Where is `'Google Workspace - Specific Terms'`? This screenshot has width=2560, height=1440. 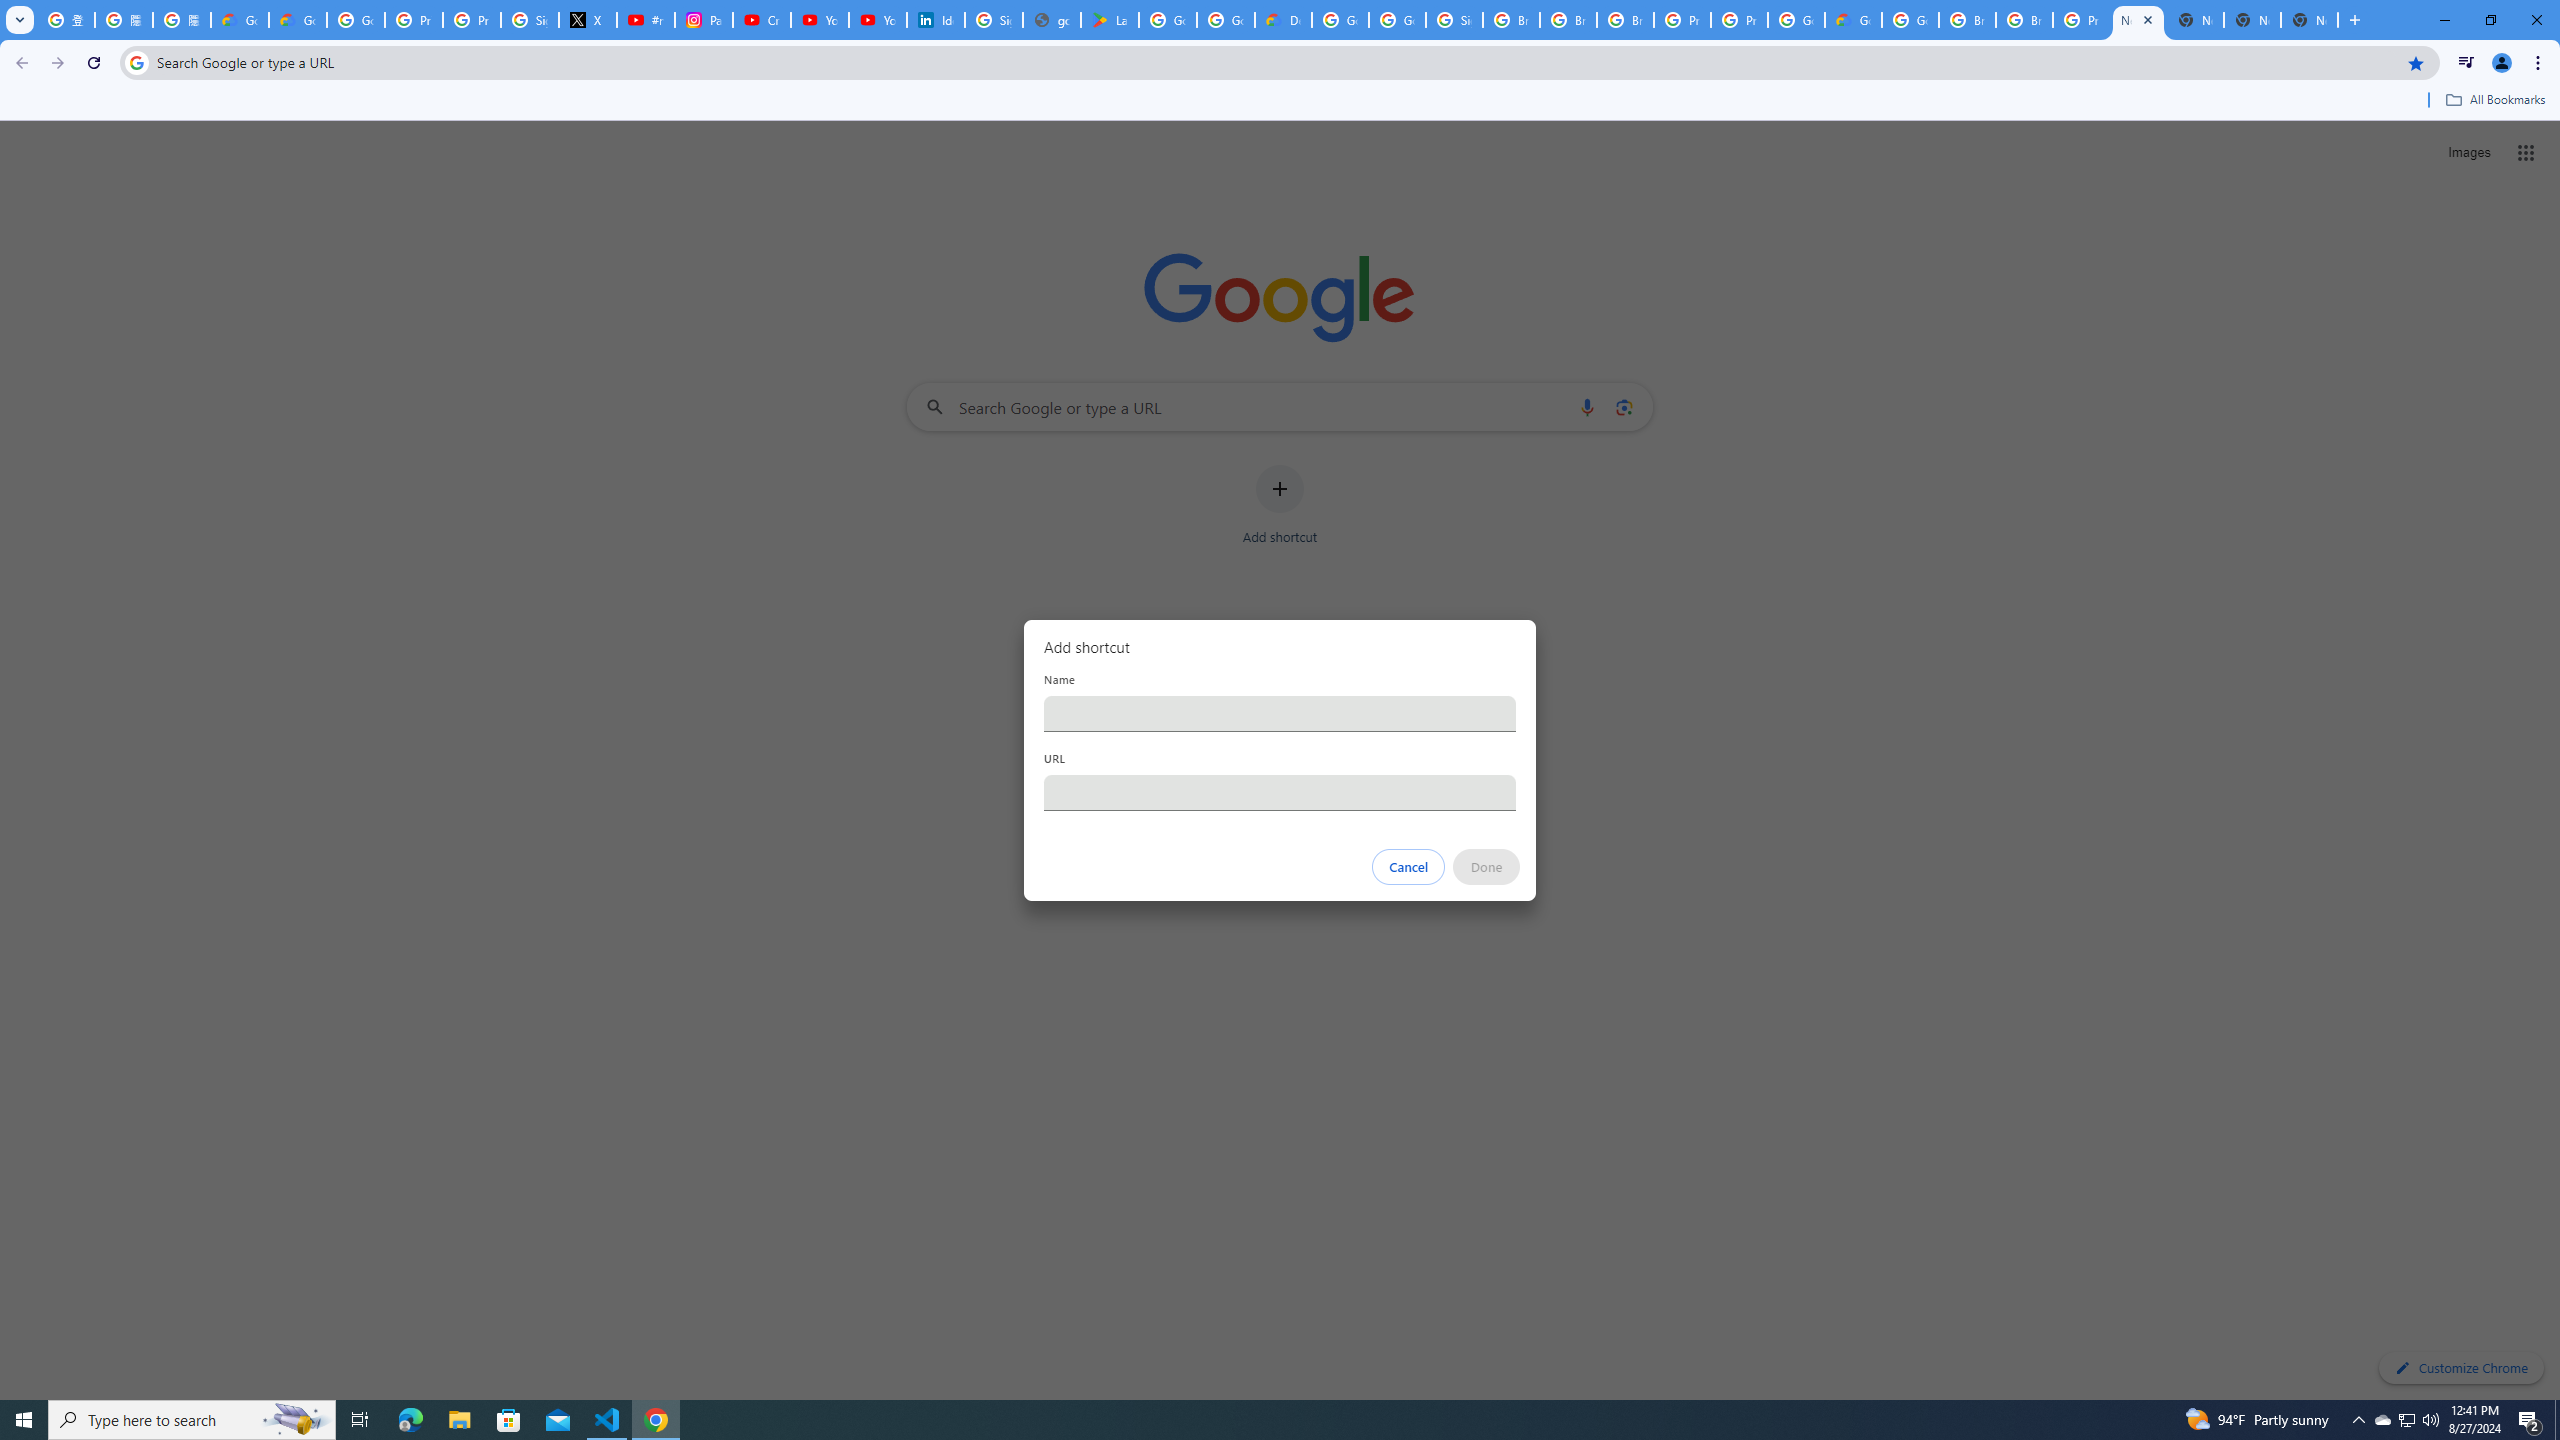 'Google Workspace - Specific Terms' is located at coordinates (1226, 19).